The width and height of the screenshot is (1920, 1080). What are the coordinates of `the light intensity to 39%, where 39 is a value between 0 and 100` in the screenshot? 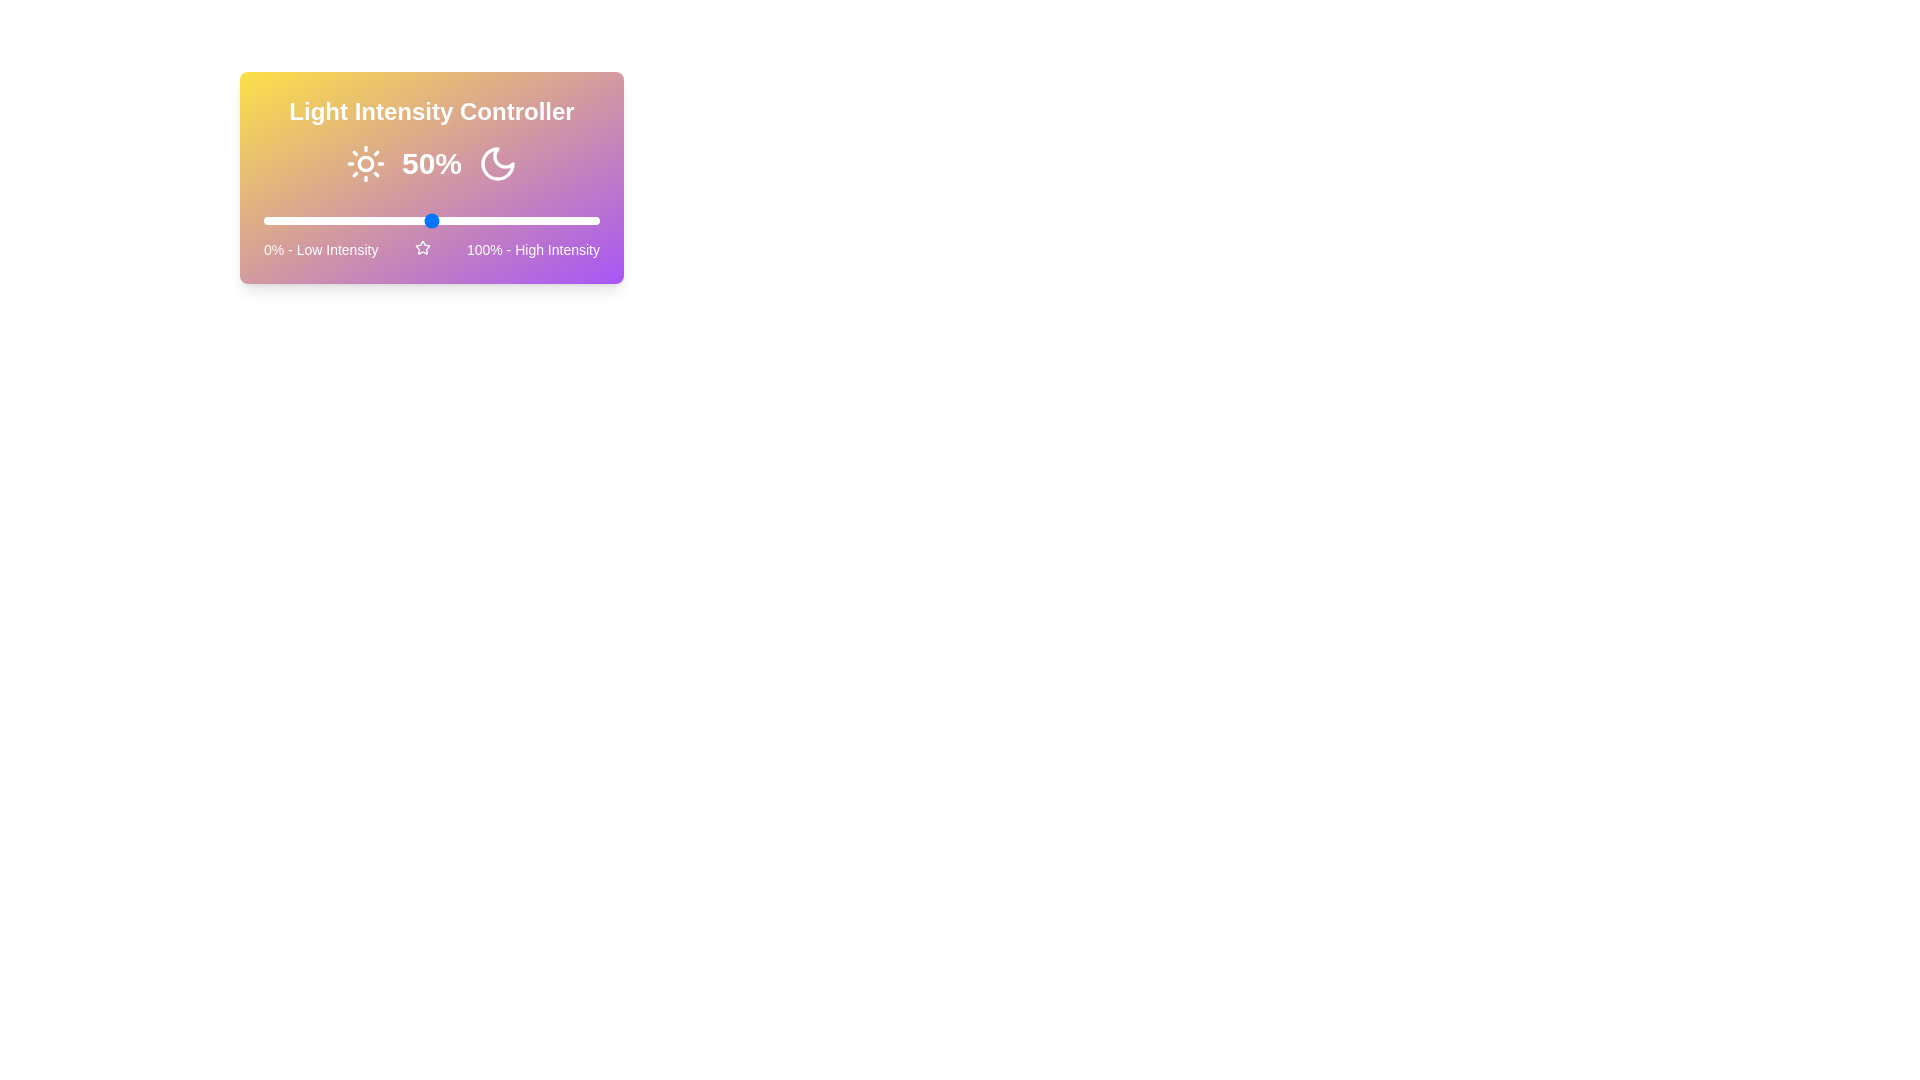 It's located at (395, 220).